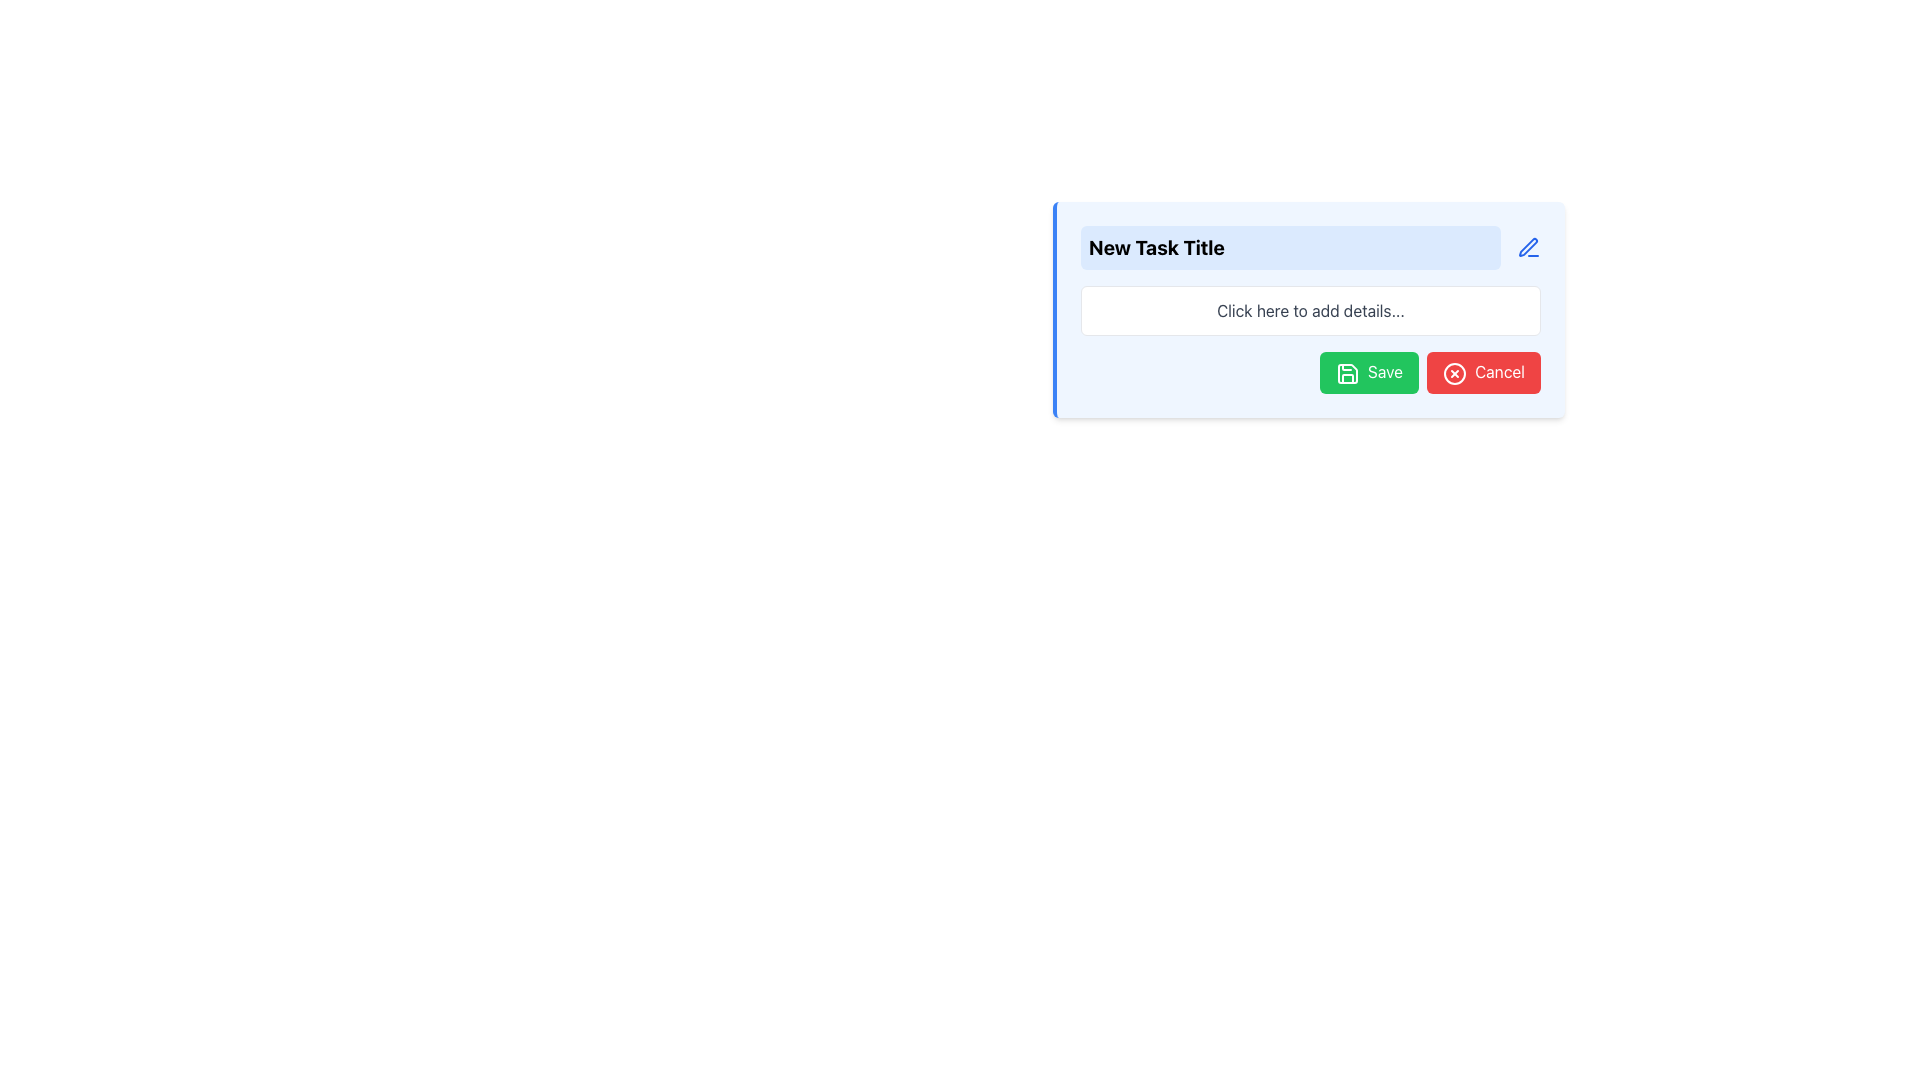  I want to click on the pen icon located in the top-right corner of the box containing the text 'New Task Title', so click(1527, 246).